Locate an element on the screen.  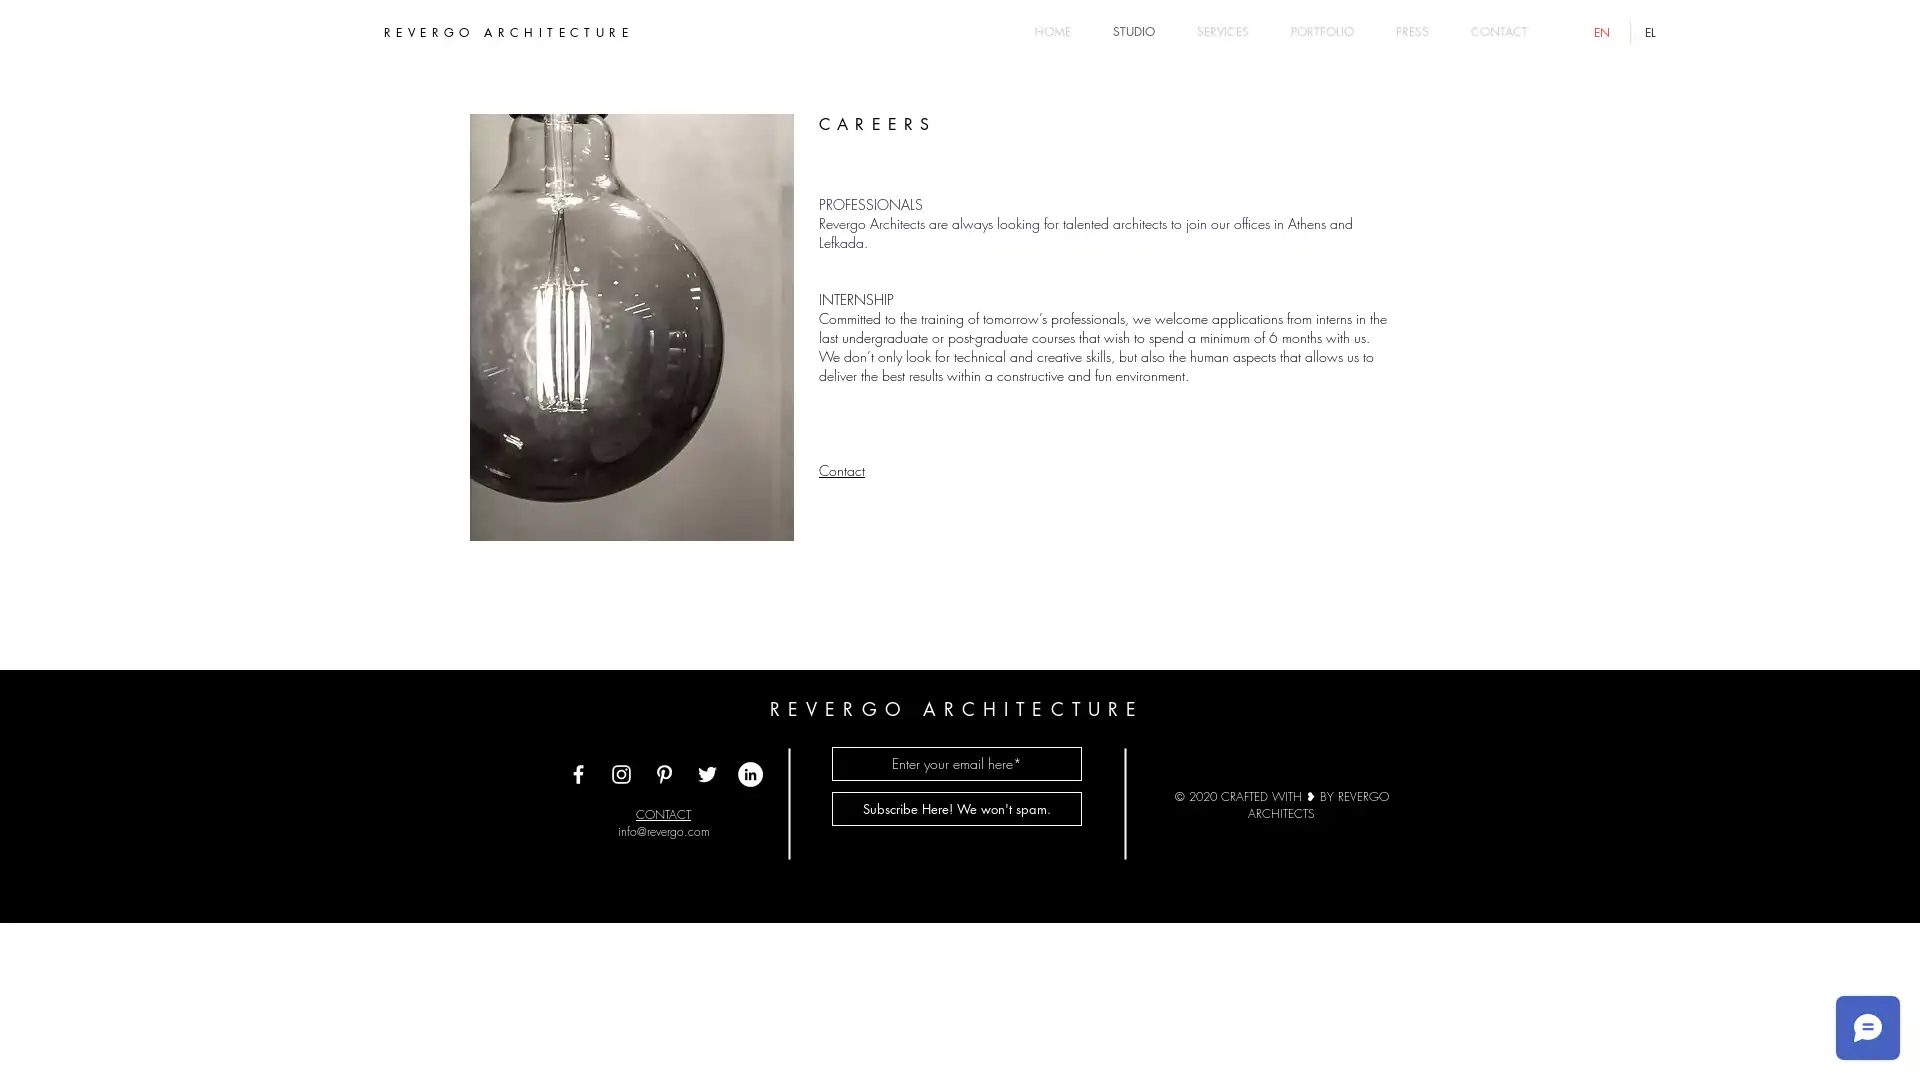
Greek is located at coordinates (1651, 33).